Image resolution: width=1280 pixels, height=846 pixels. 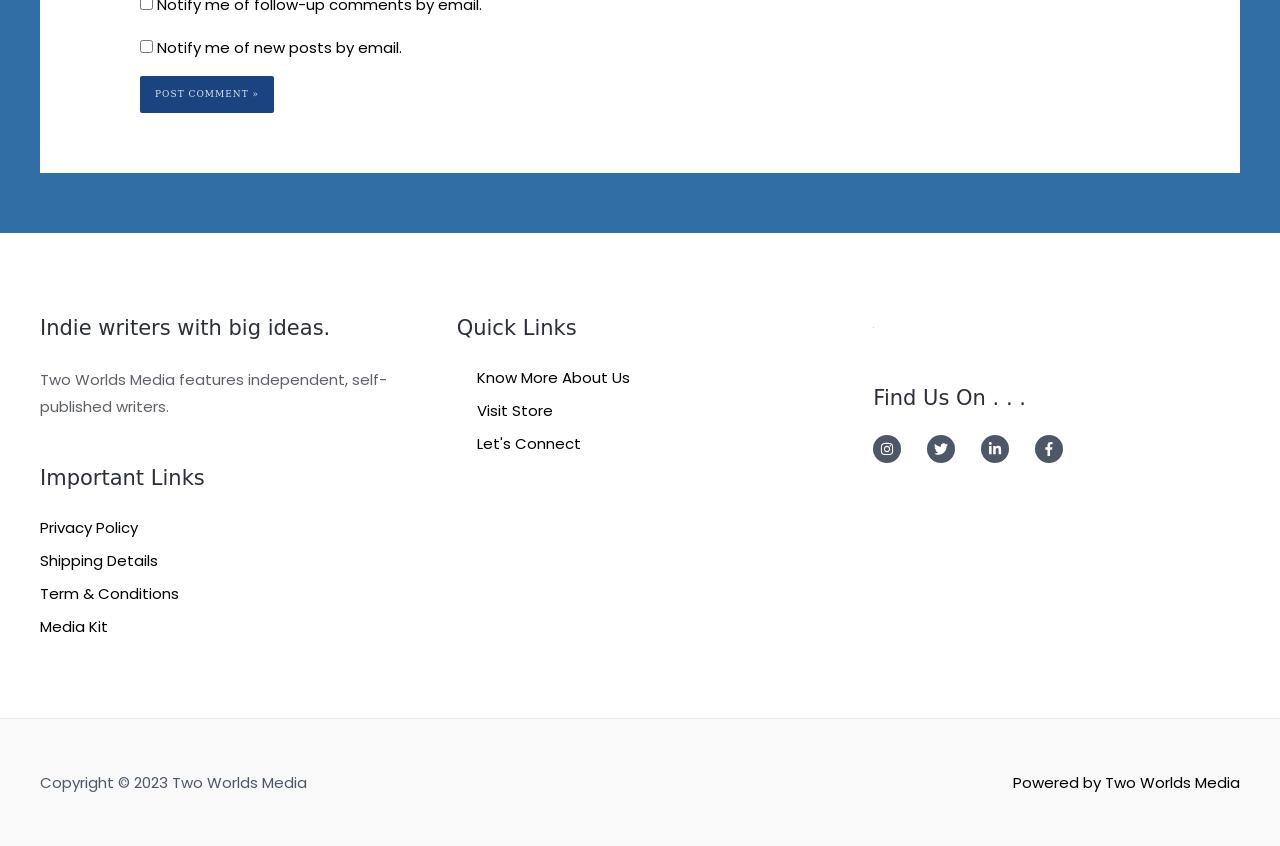 I want to click on 'Visit Store', so click(x=475, y=409).